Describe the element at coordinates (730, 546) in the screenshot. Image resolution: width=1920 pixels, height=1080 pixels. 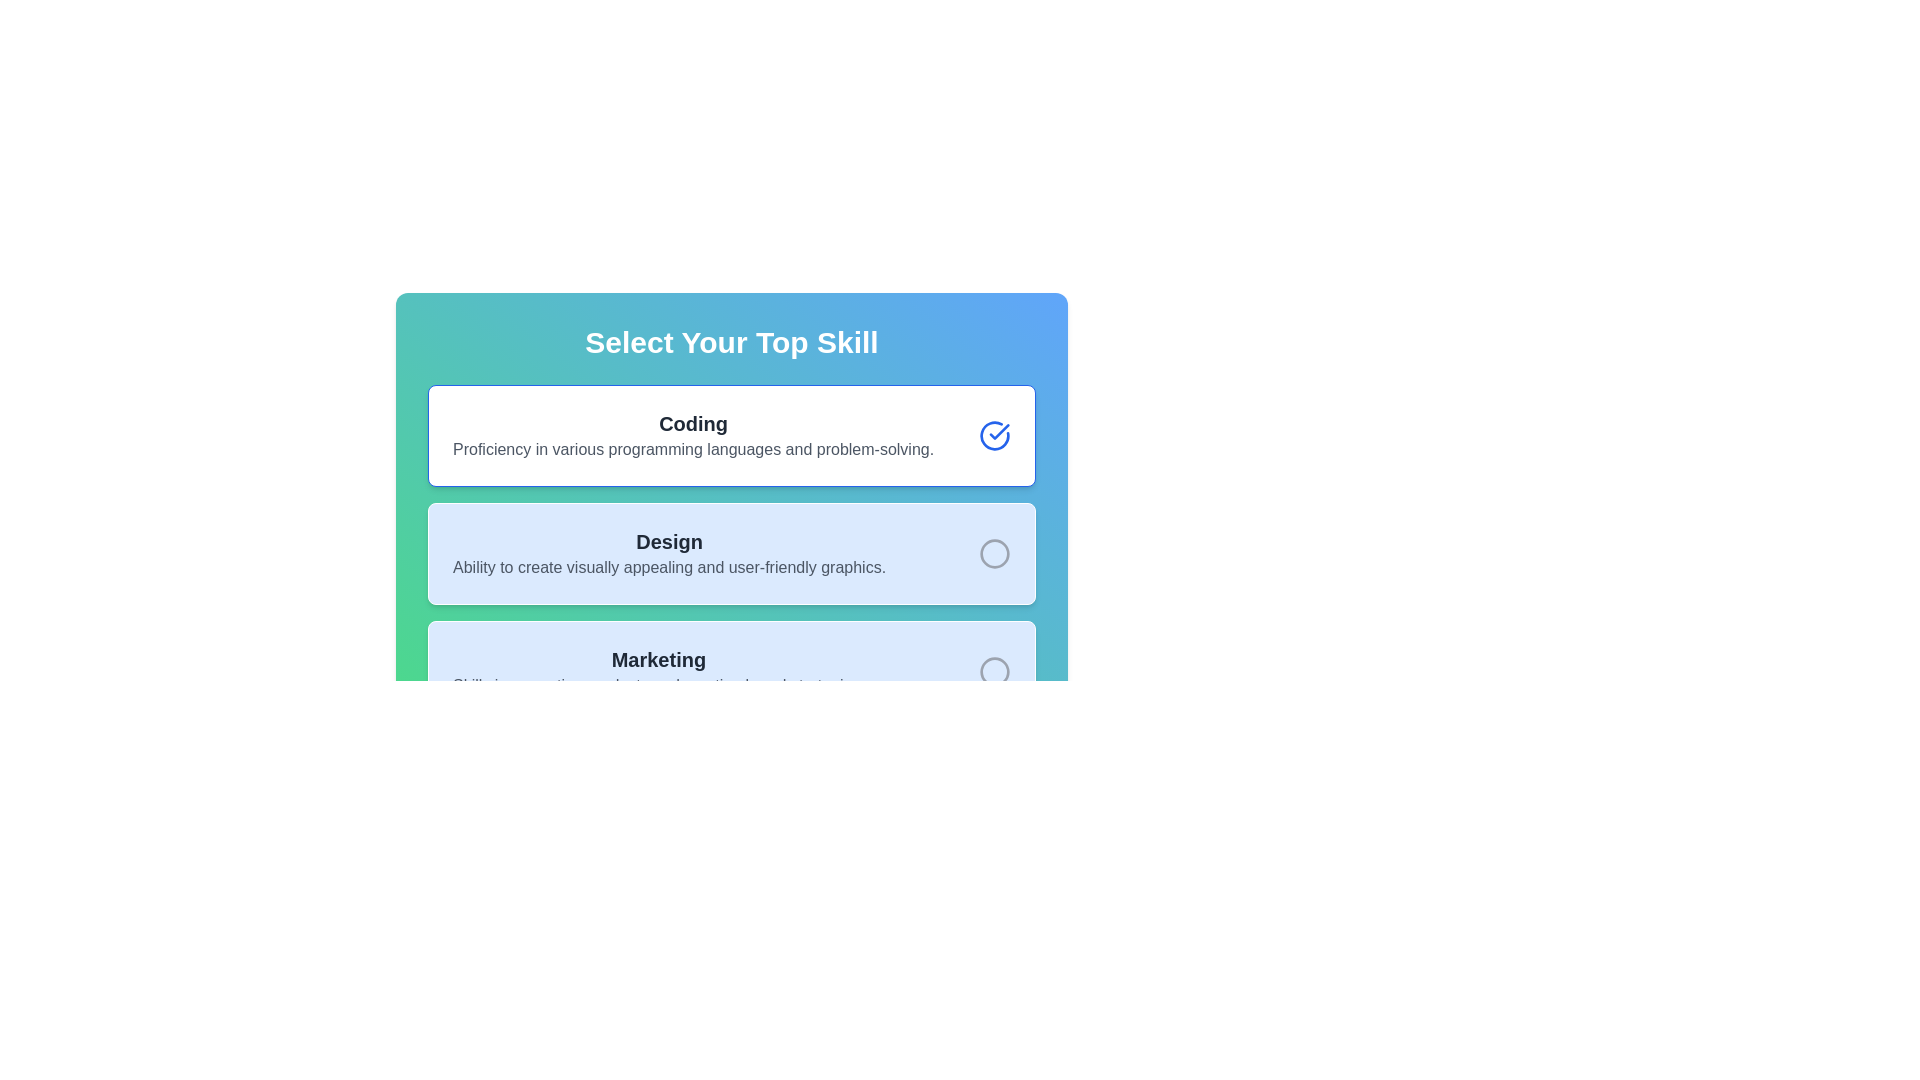
I see `the 'Design' skill selectable option card located under the title 'Select Your Top Skill', which is the second option in the list` at that location.